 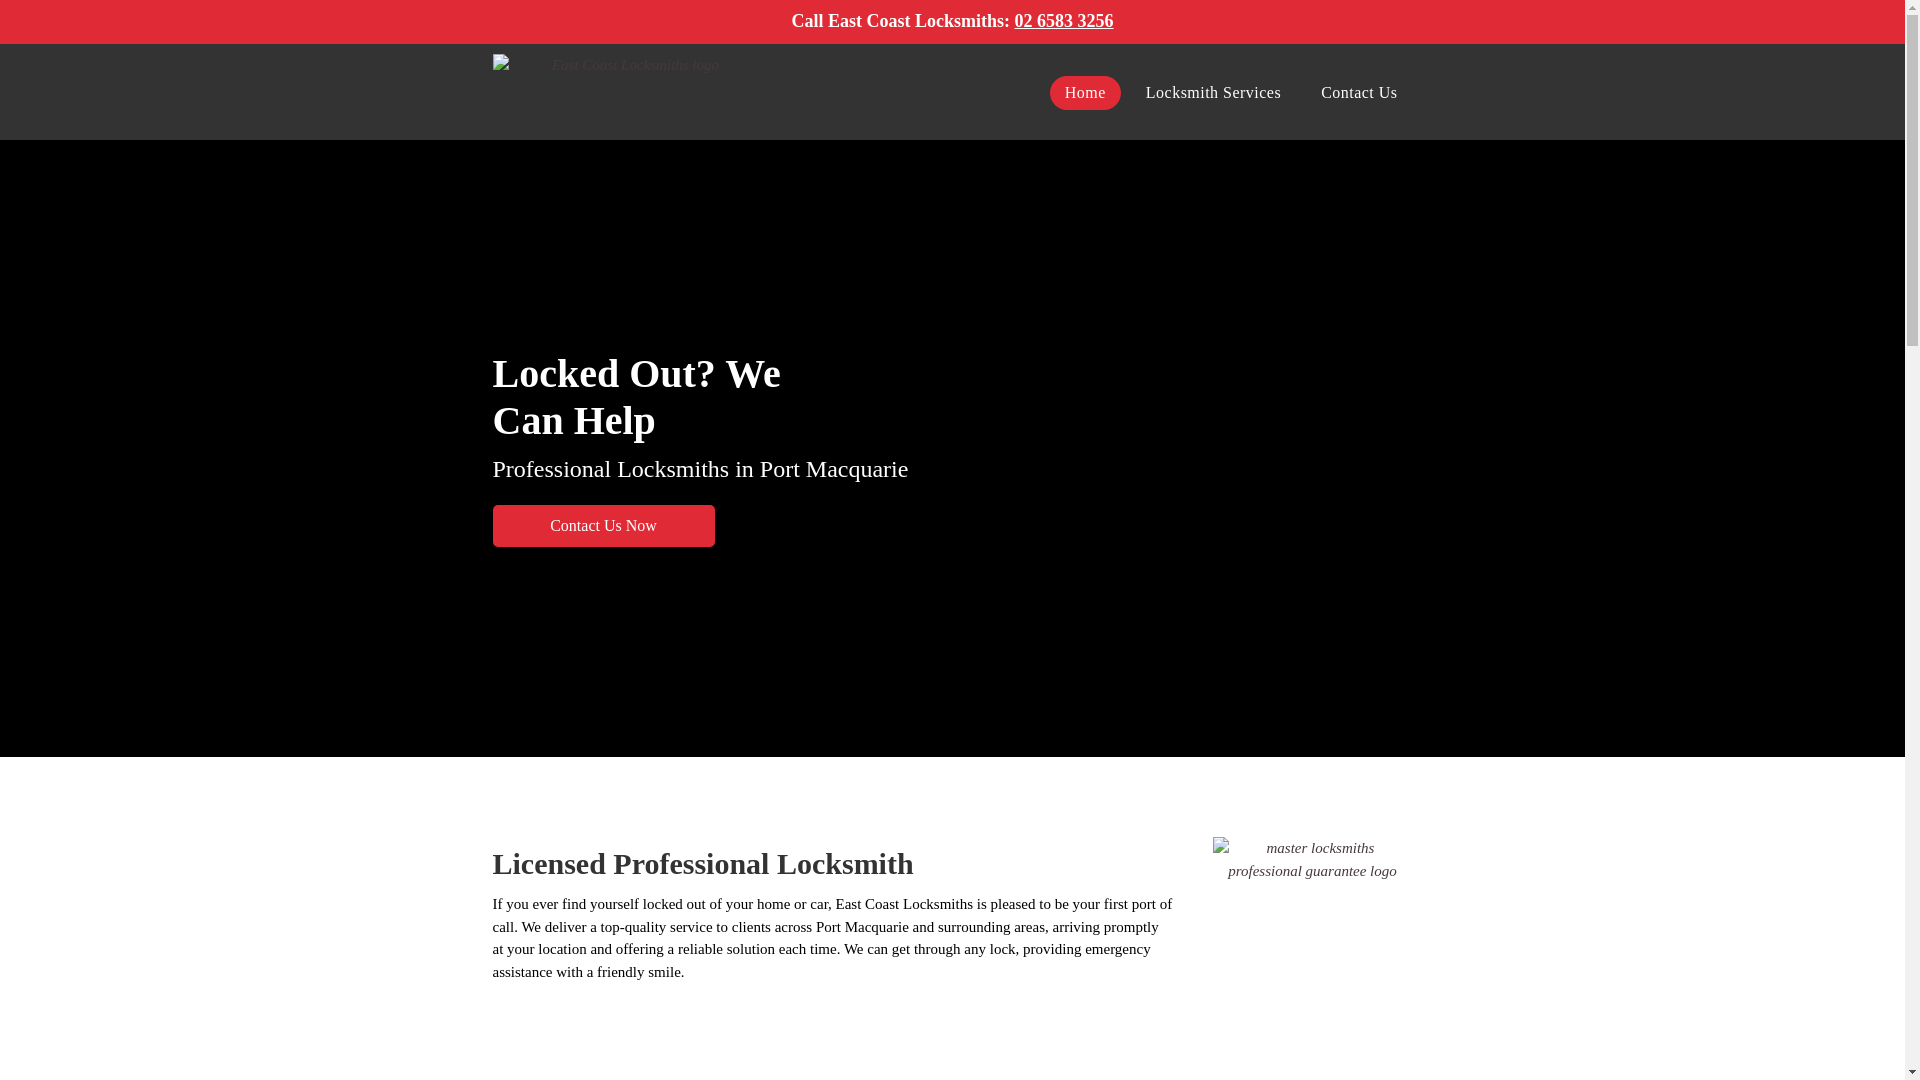 What do you see at coordinates (1212, 92) in the screenshot?
I see `'Locksmith Services'` at bounding box center [1212, 92].